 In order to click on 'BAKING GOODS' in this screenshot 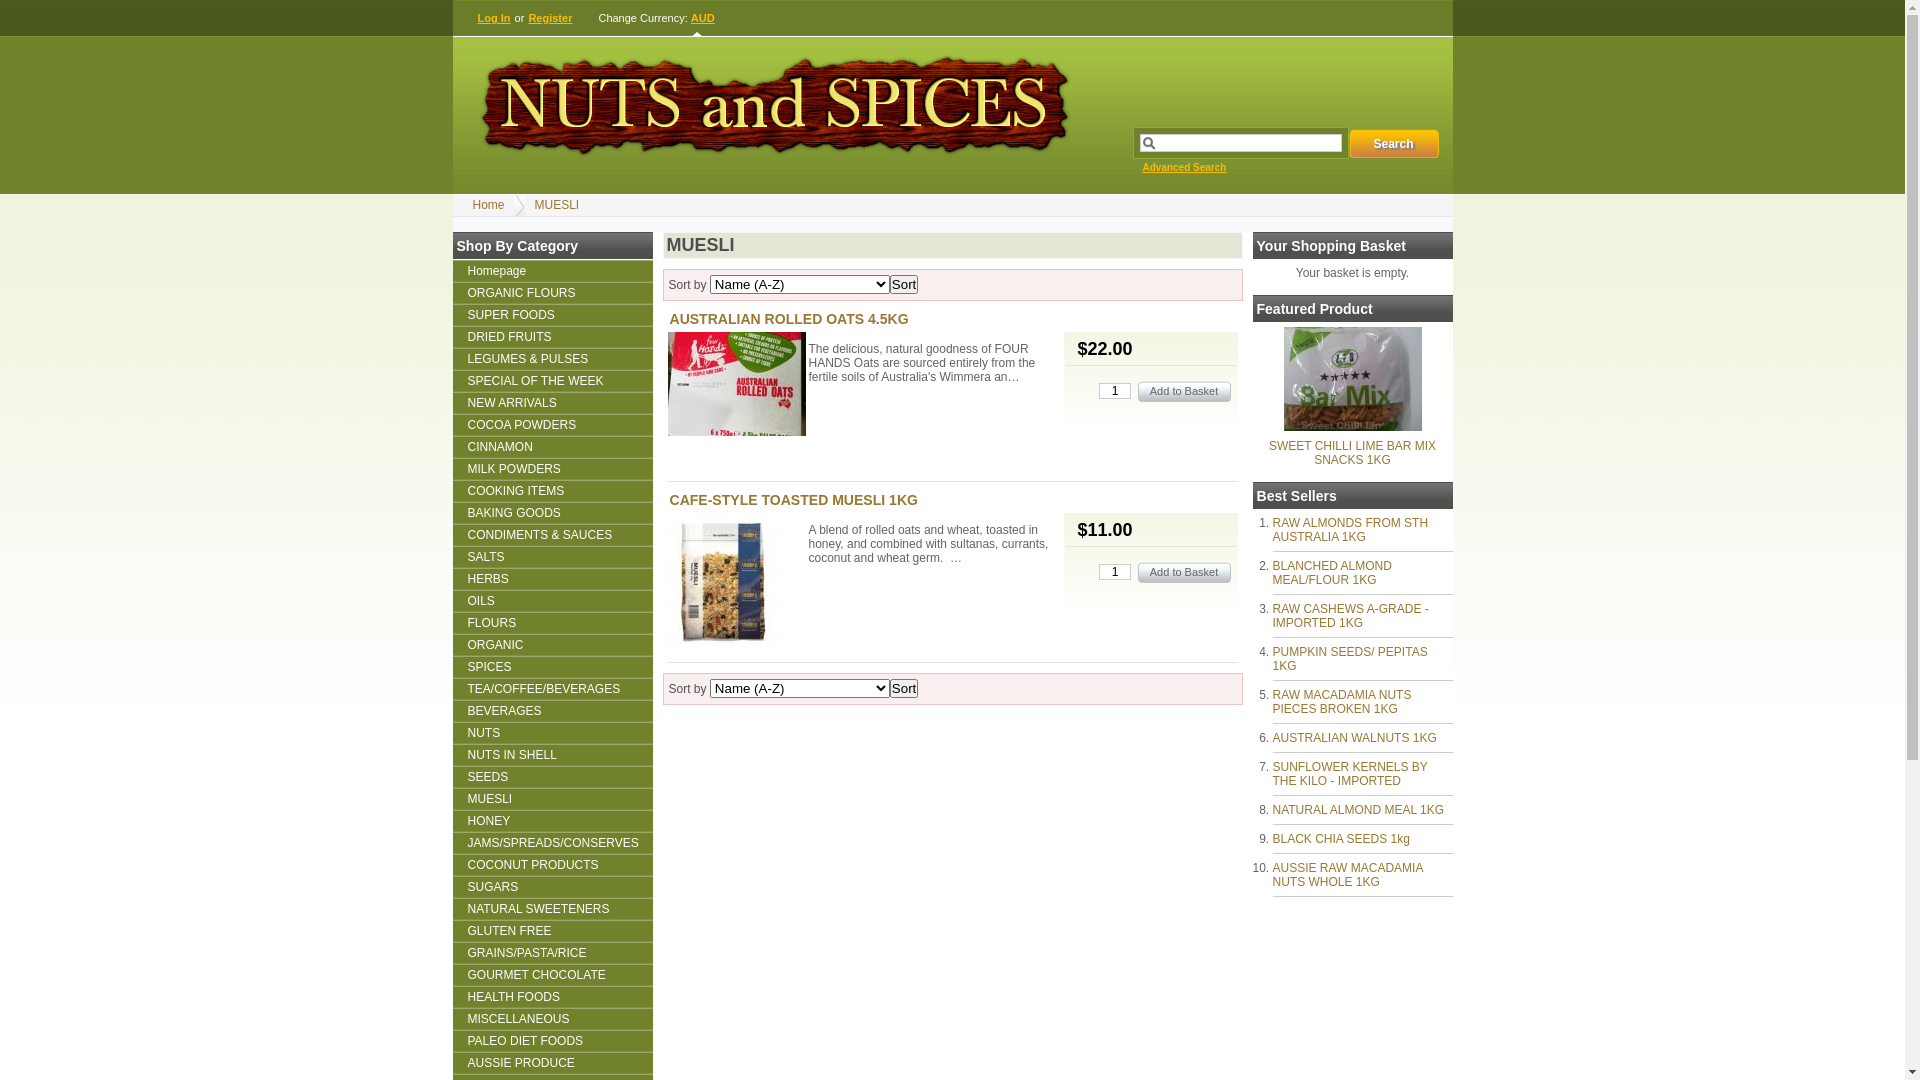, I will do `click(552, 512)`.